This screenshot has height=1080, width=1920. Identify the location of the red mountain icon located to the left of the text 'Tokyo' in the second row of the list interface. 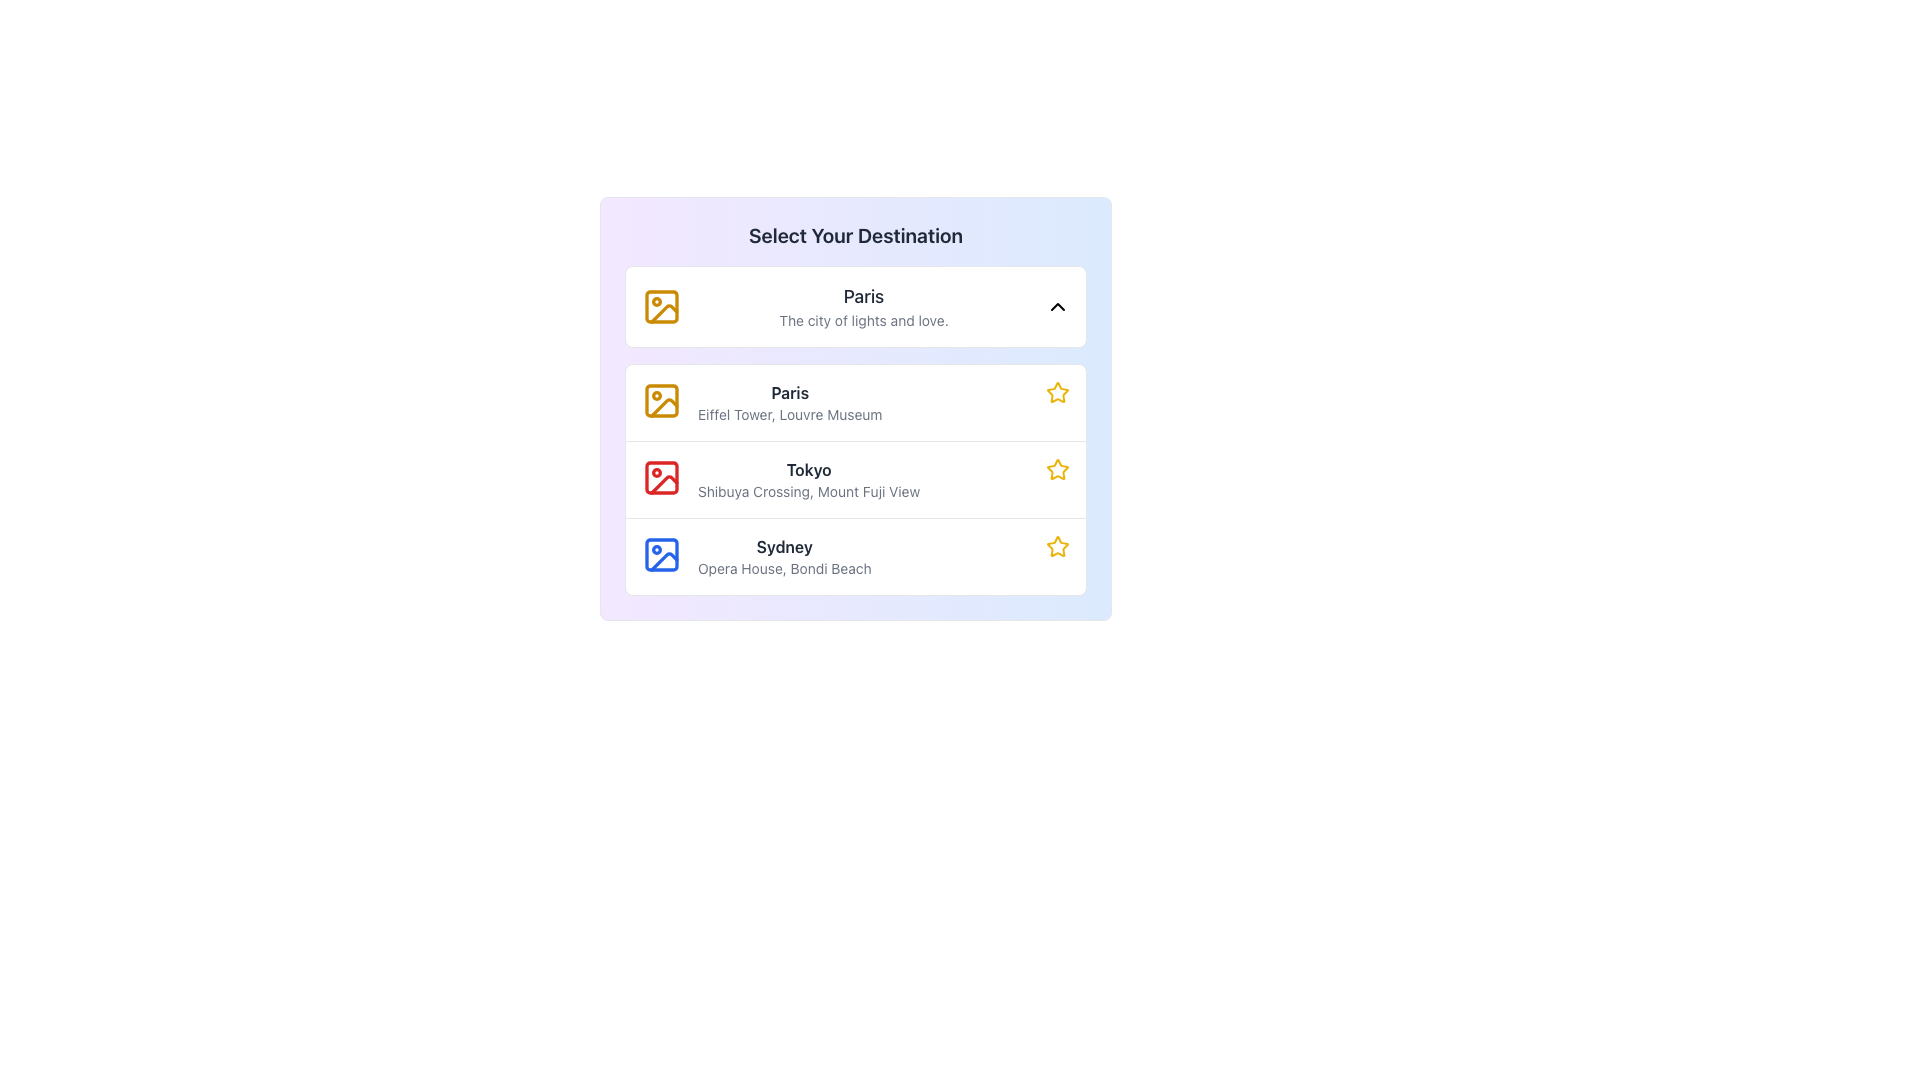
(664, 484).